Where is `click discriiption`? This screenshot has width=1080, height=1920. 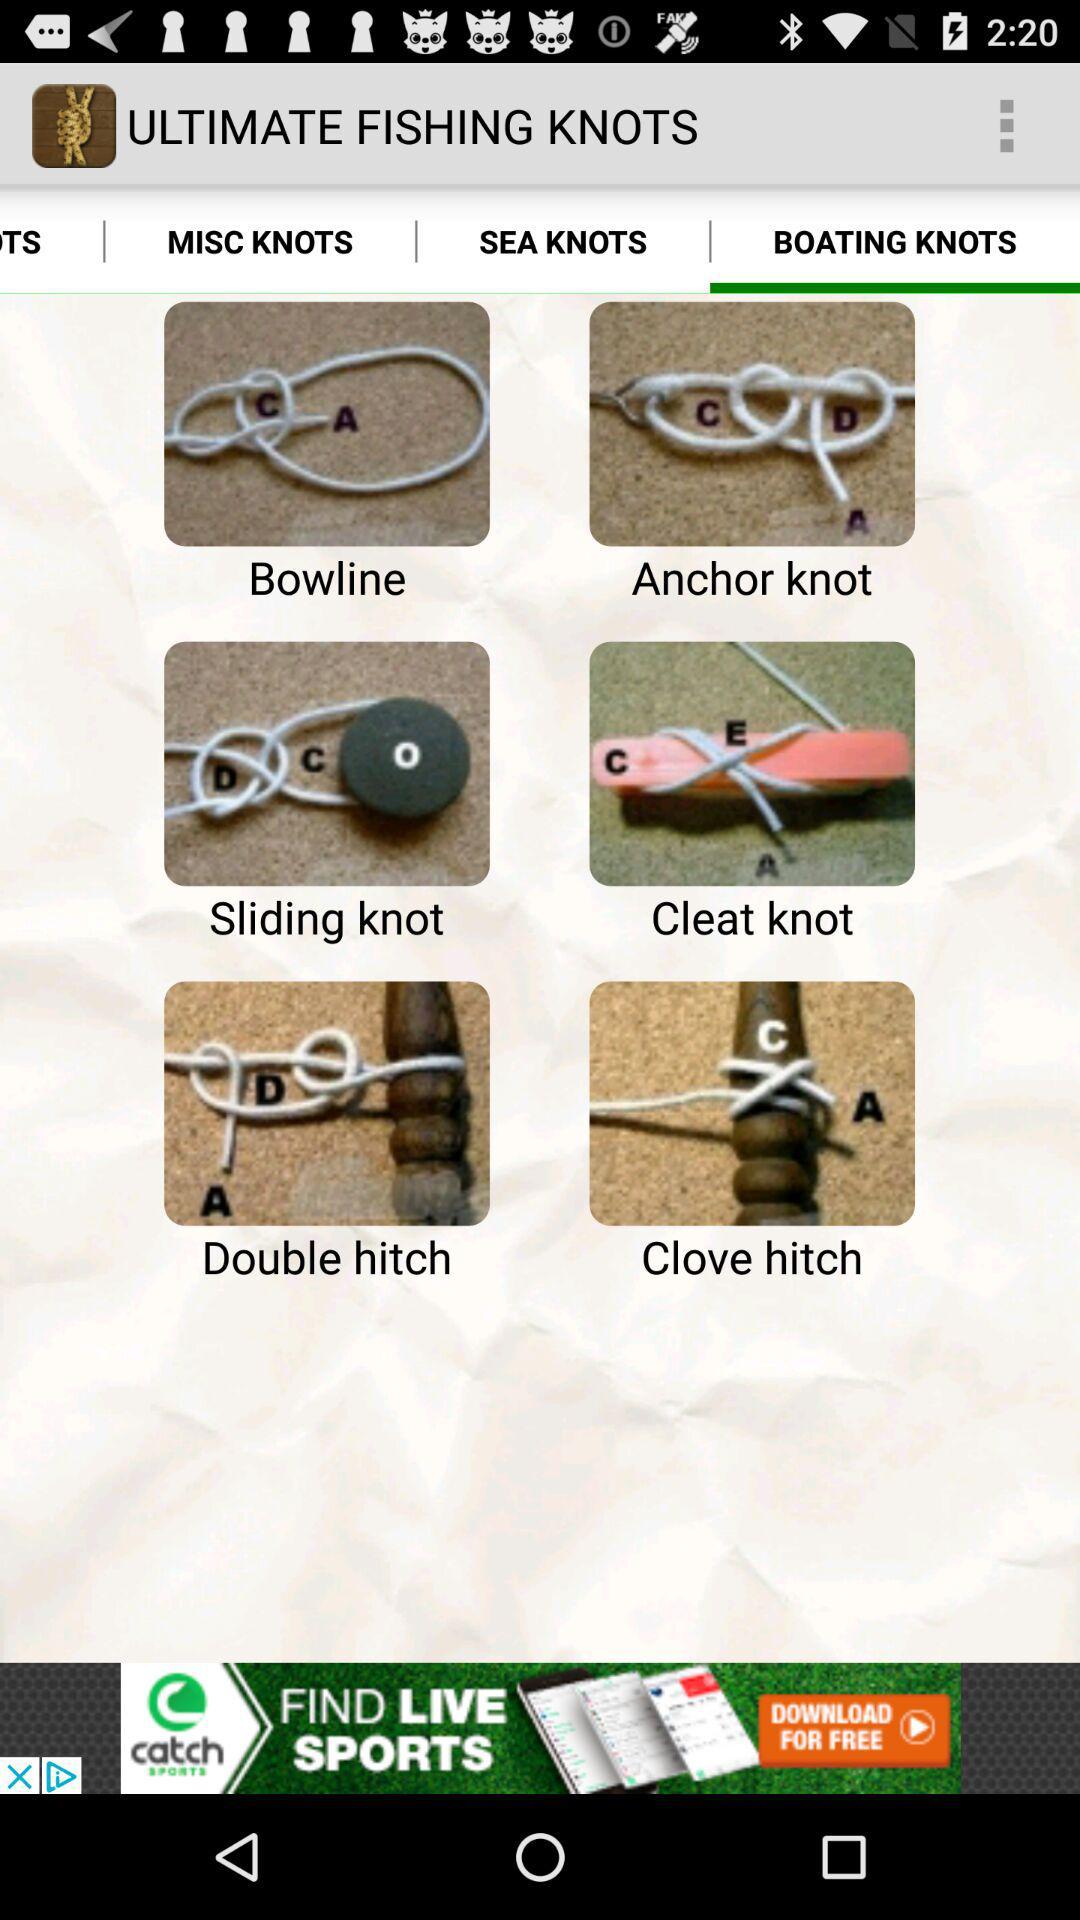 click discriiption is located at coordinates (540, 1727).